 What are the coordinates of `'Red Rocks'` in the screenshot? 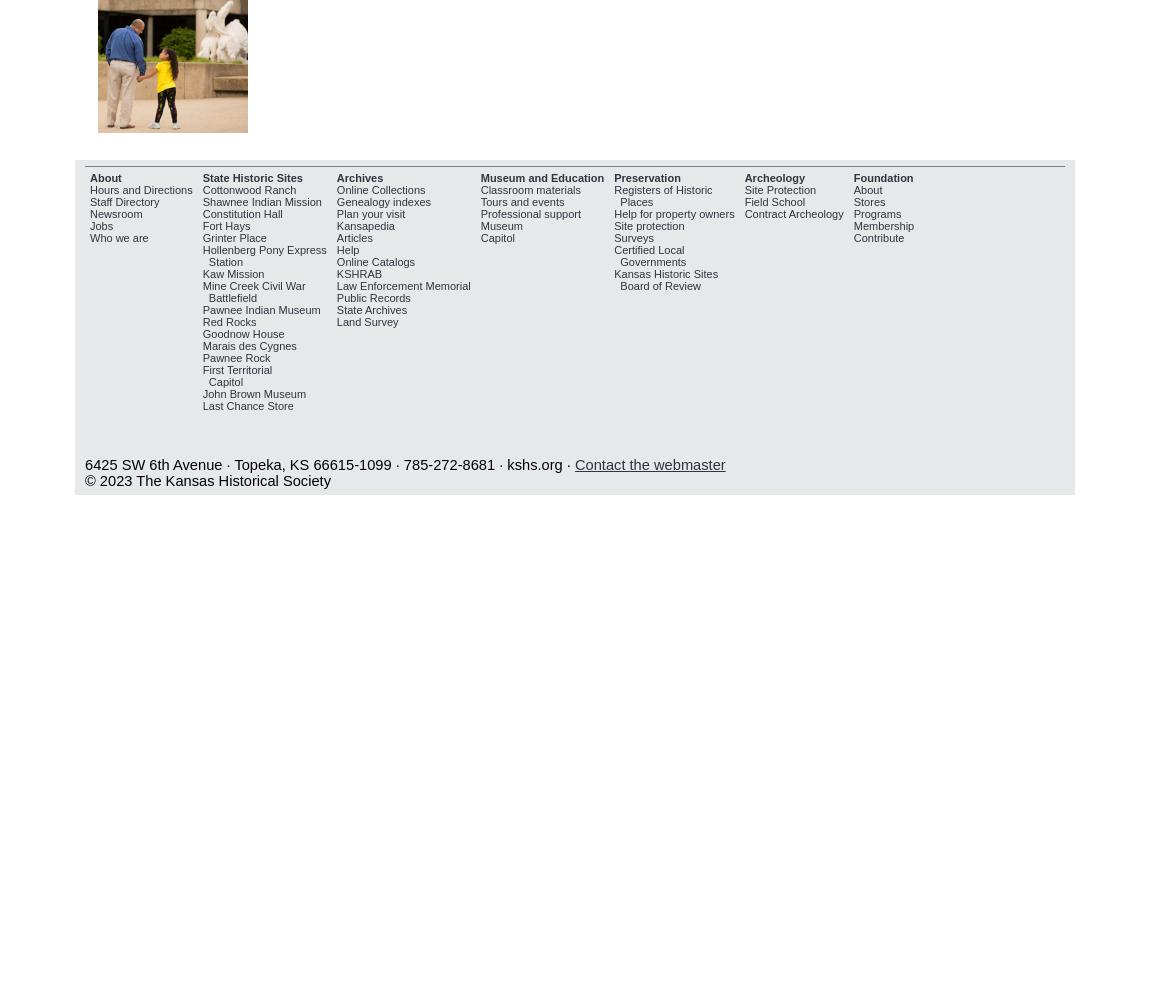 It's located at (227, 320).